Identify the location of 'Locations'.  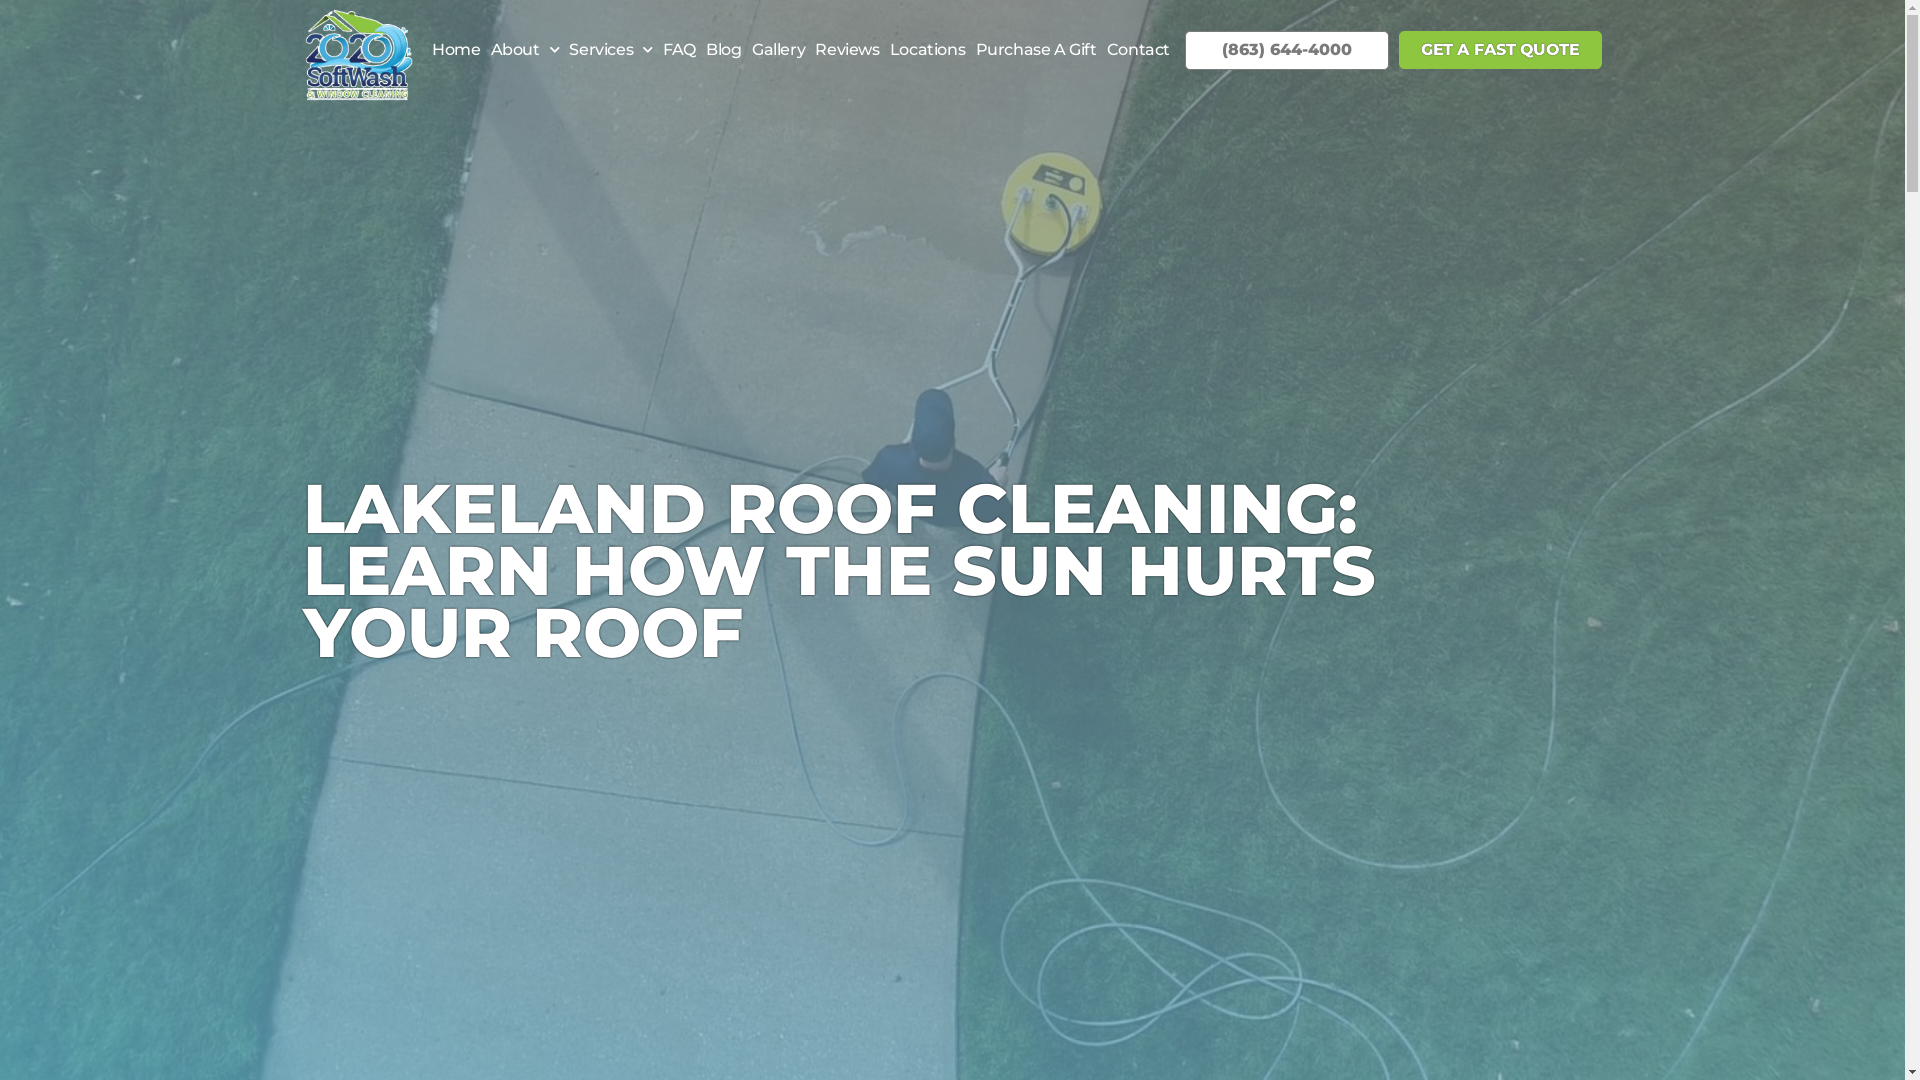
(883, 49).